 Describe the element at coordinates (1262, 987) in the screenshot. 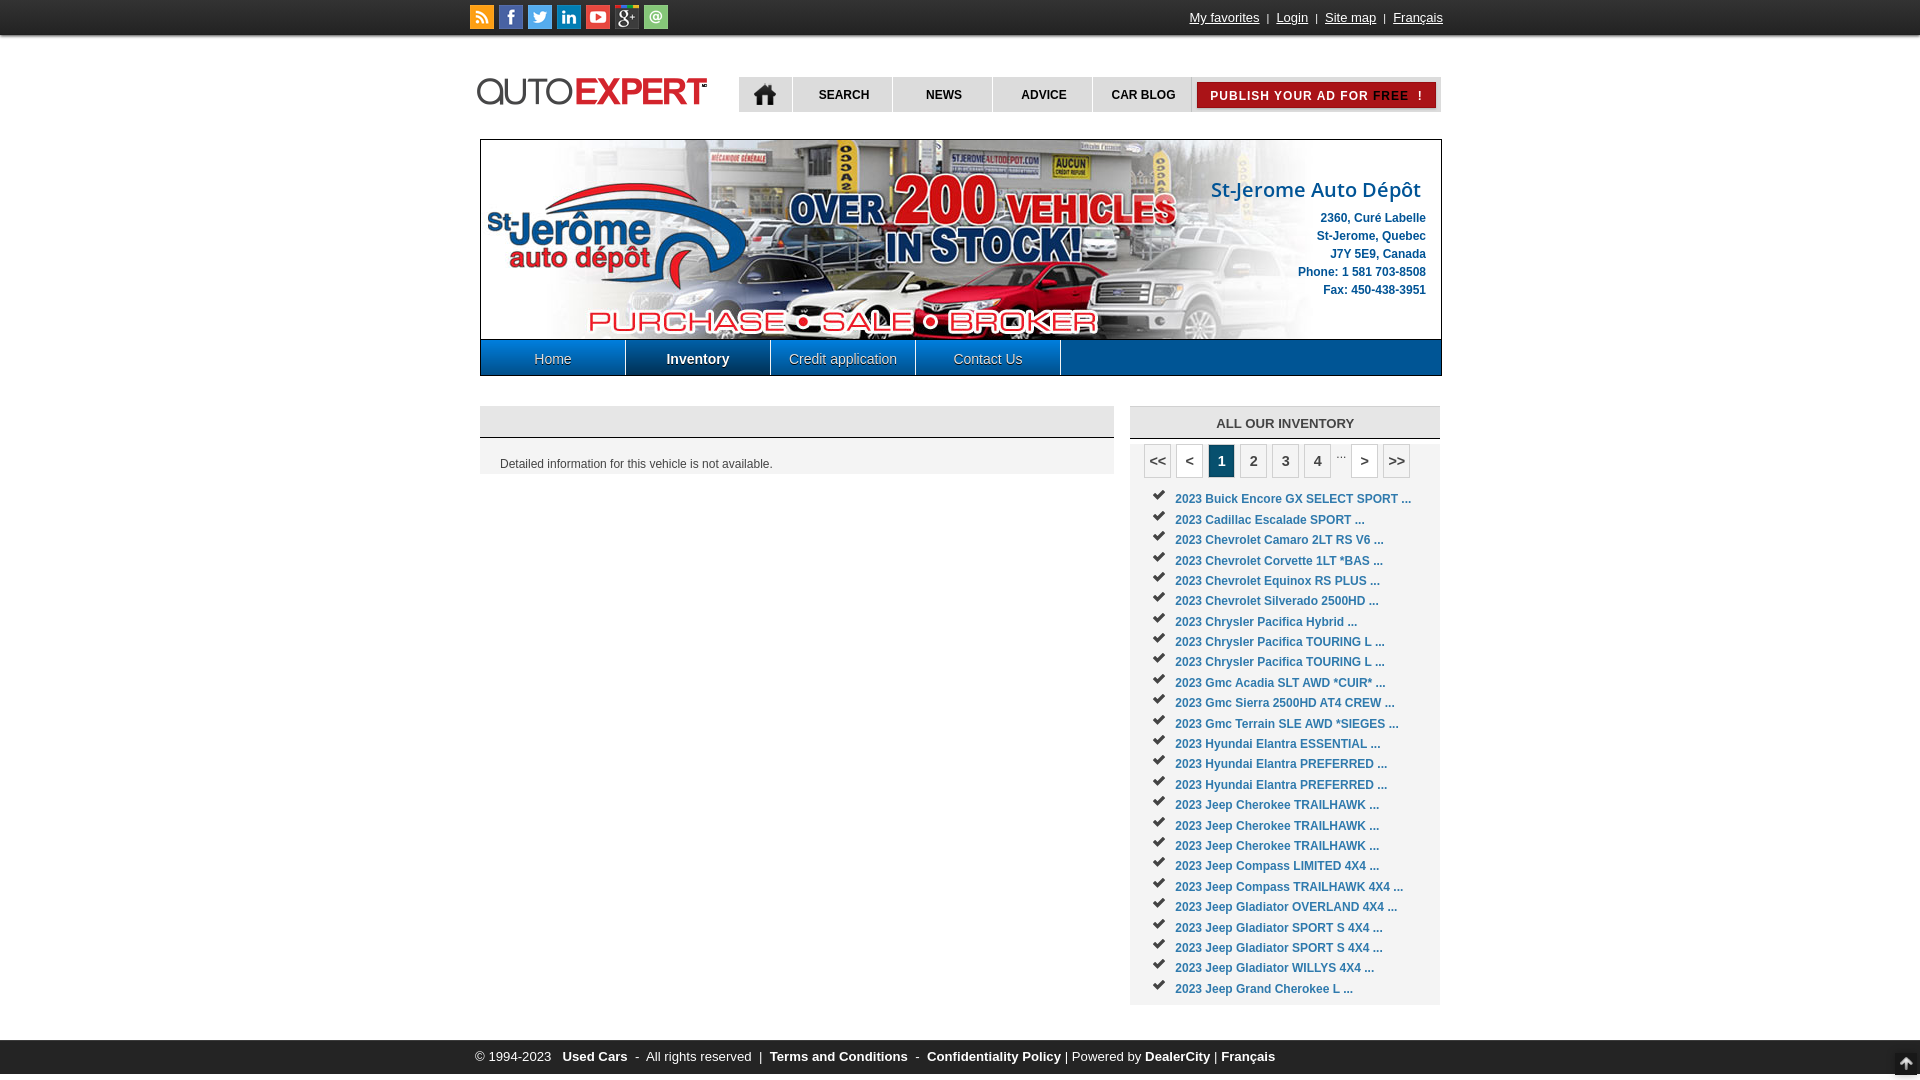

I see `'2023 Jeep Grand Cherokee L ...'` at that location.